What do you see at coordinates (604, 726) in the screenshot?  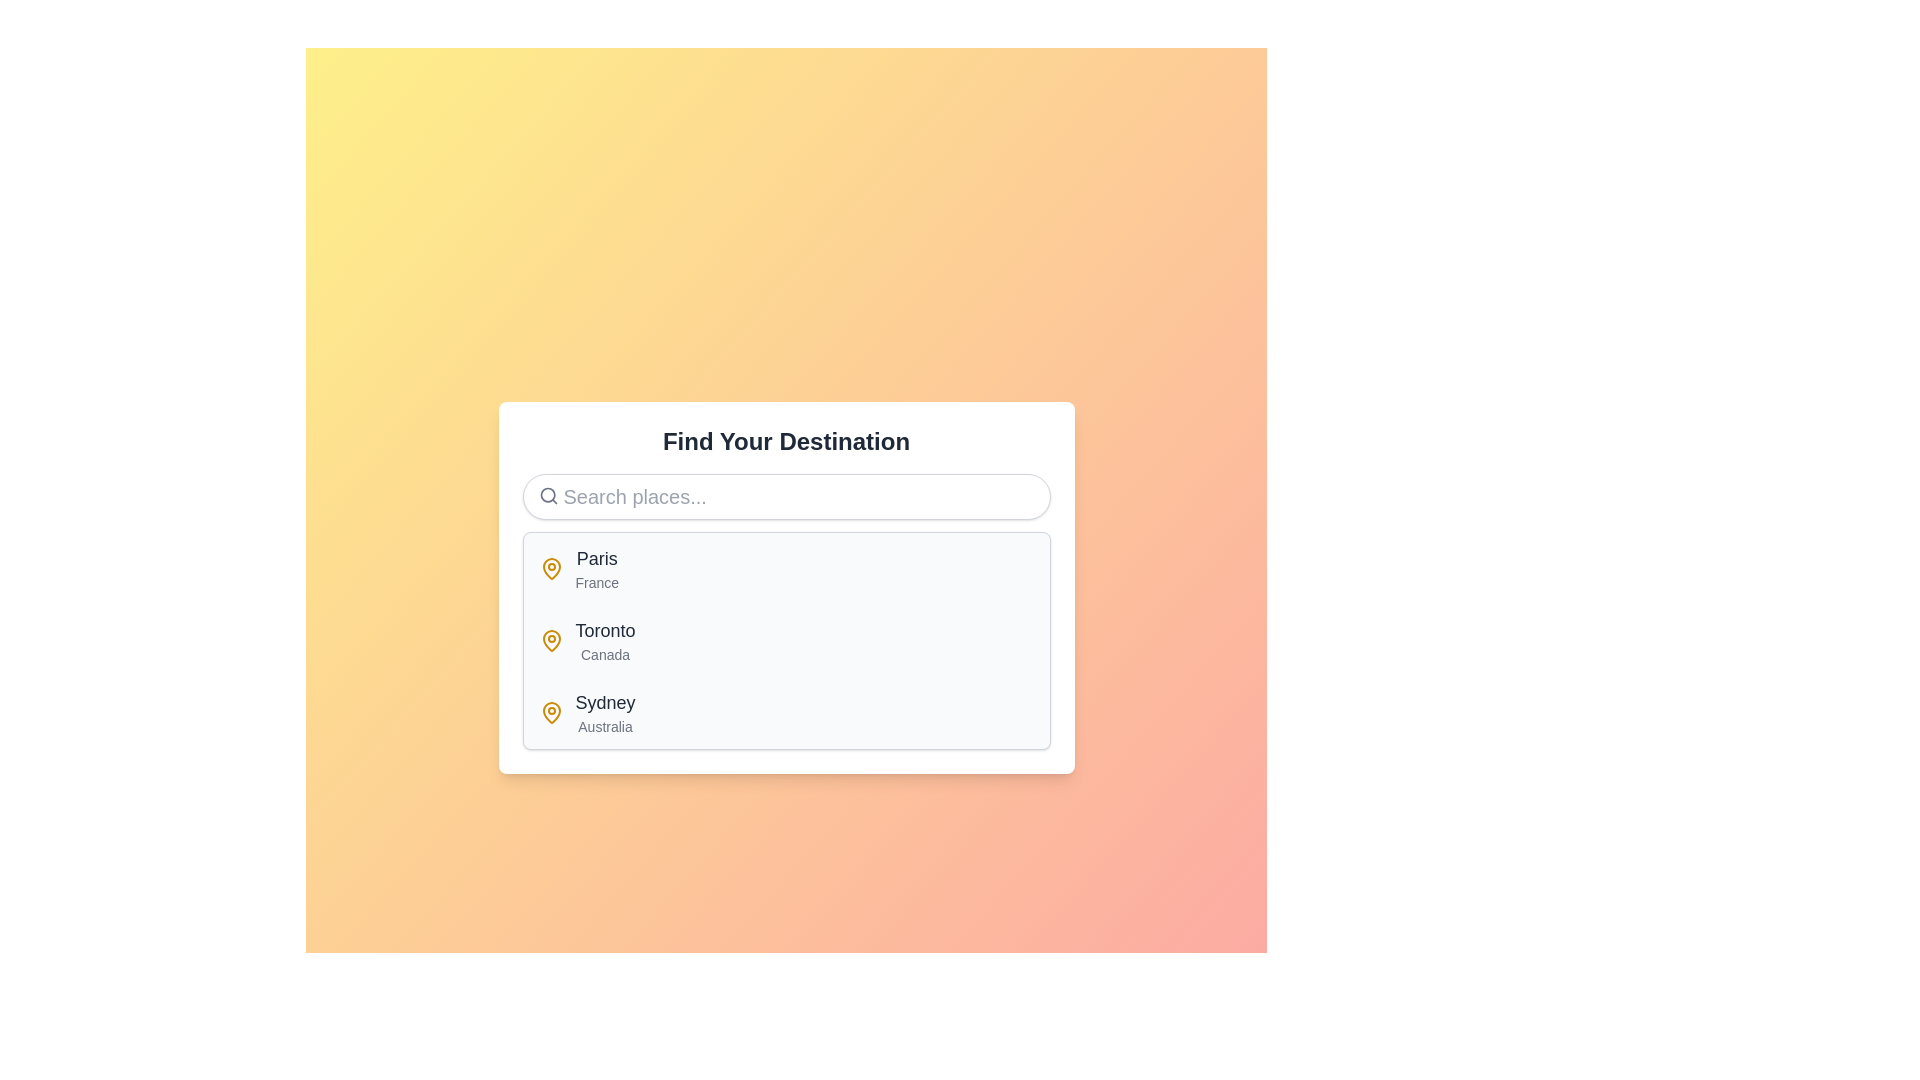 I see `text label displaying 'Australia' which is a small gray font positioned under the larger text 'Sydney' in the list of destinations` at bounding box center [604, 726].